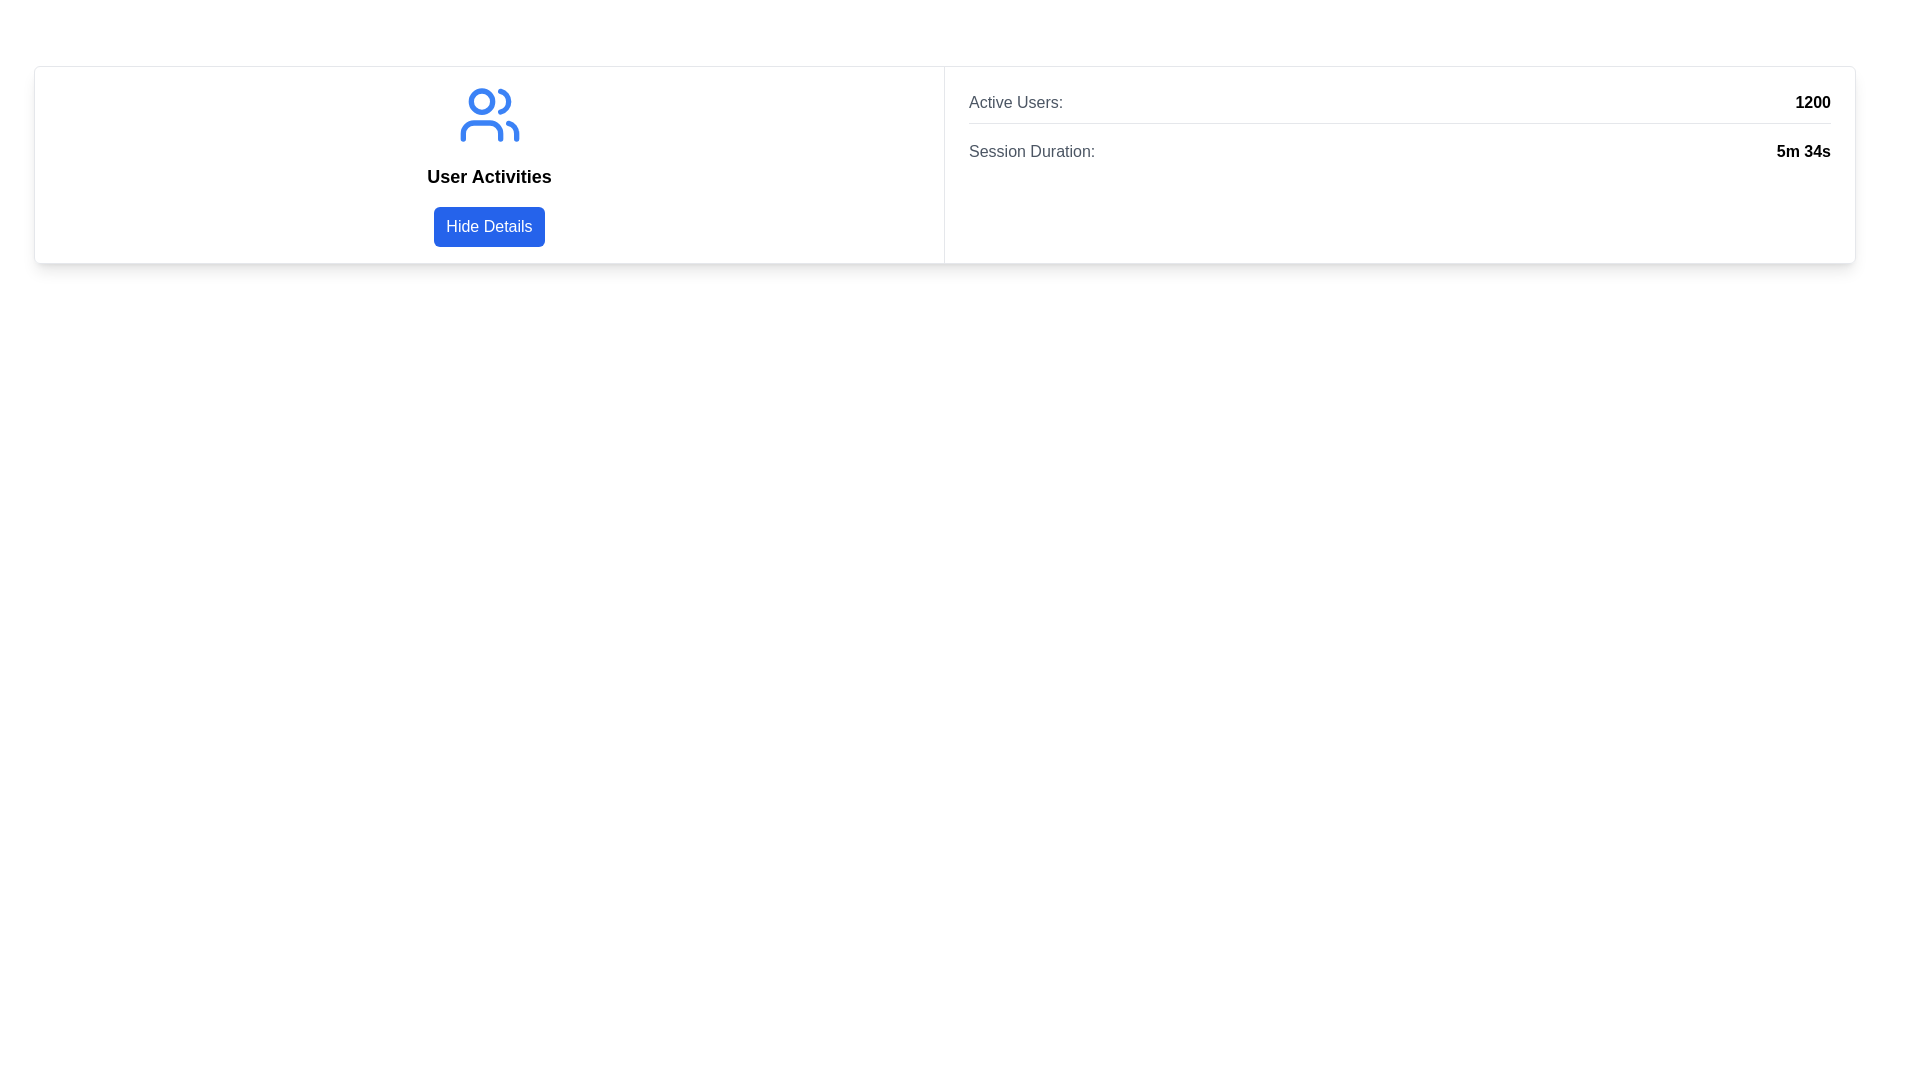 The width and height of the screenshot is (1920, 1080). Describe the element at coordinates (489, 115) in the screenshot. I see `the user activities icon located at the top-center region above the 'User Activities' text and centrally aligned to the 'Hide Details' button` at that location.